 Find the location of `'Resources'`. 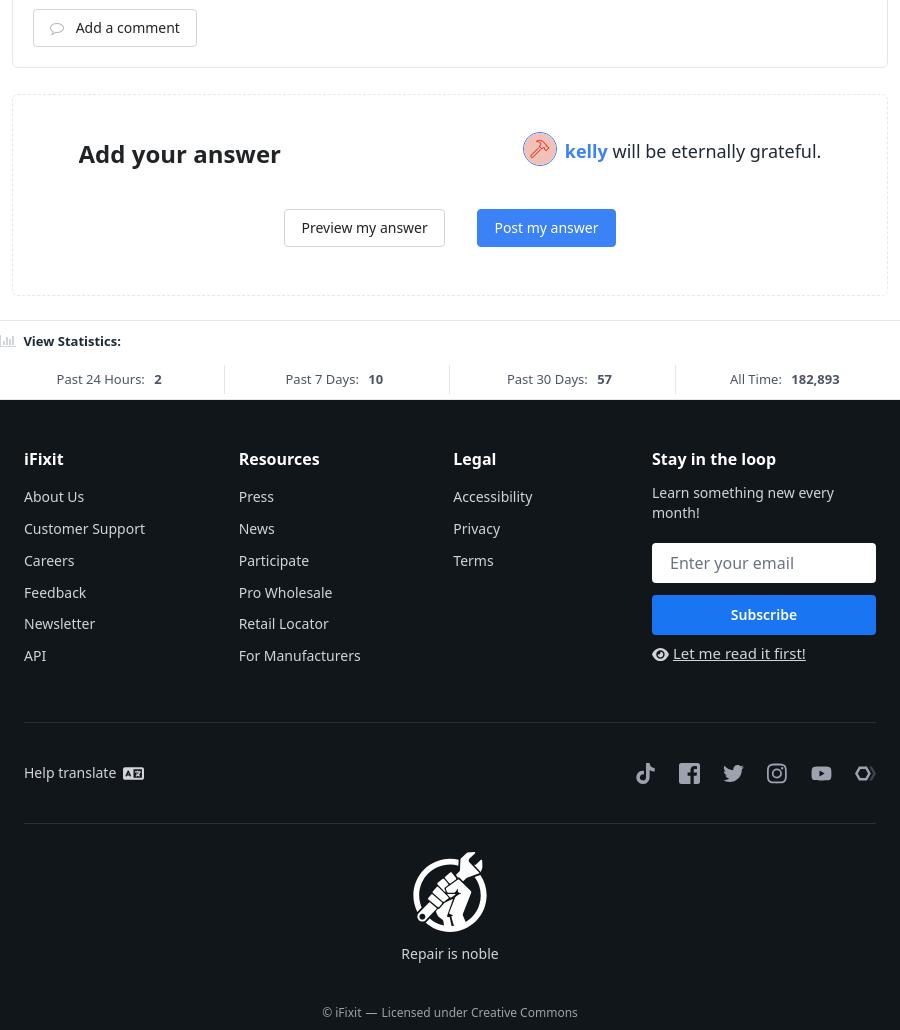

'Resources' is located at coordinates (277, 705).